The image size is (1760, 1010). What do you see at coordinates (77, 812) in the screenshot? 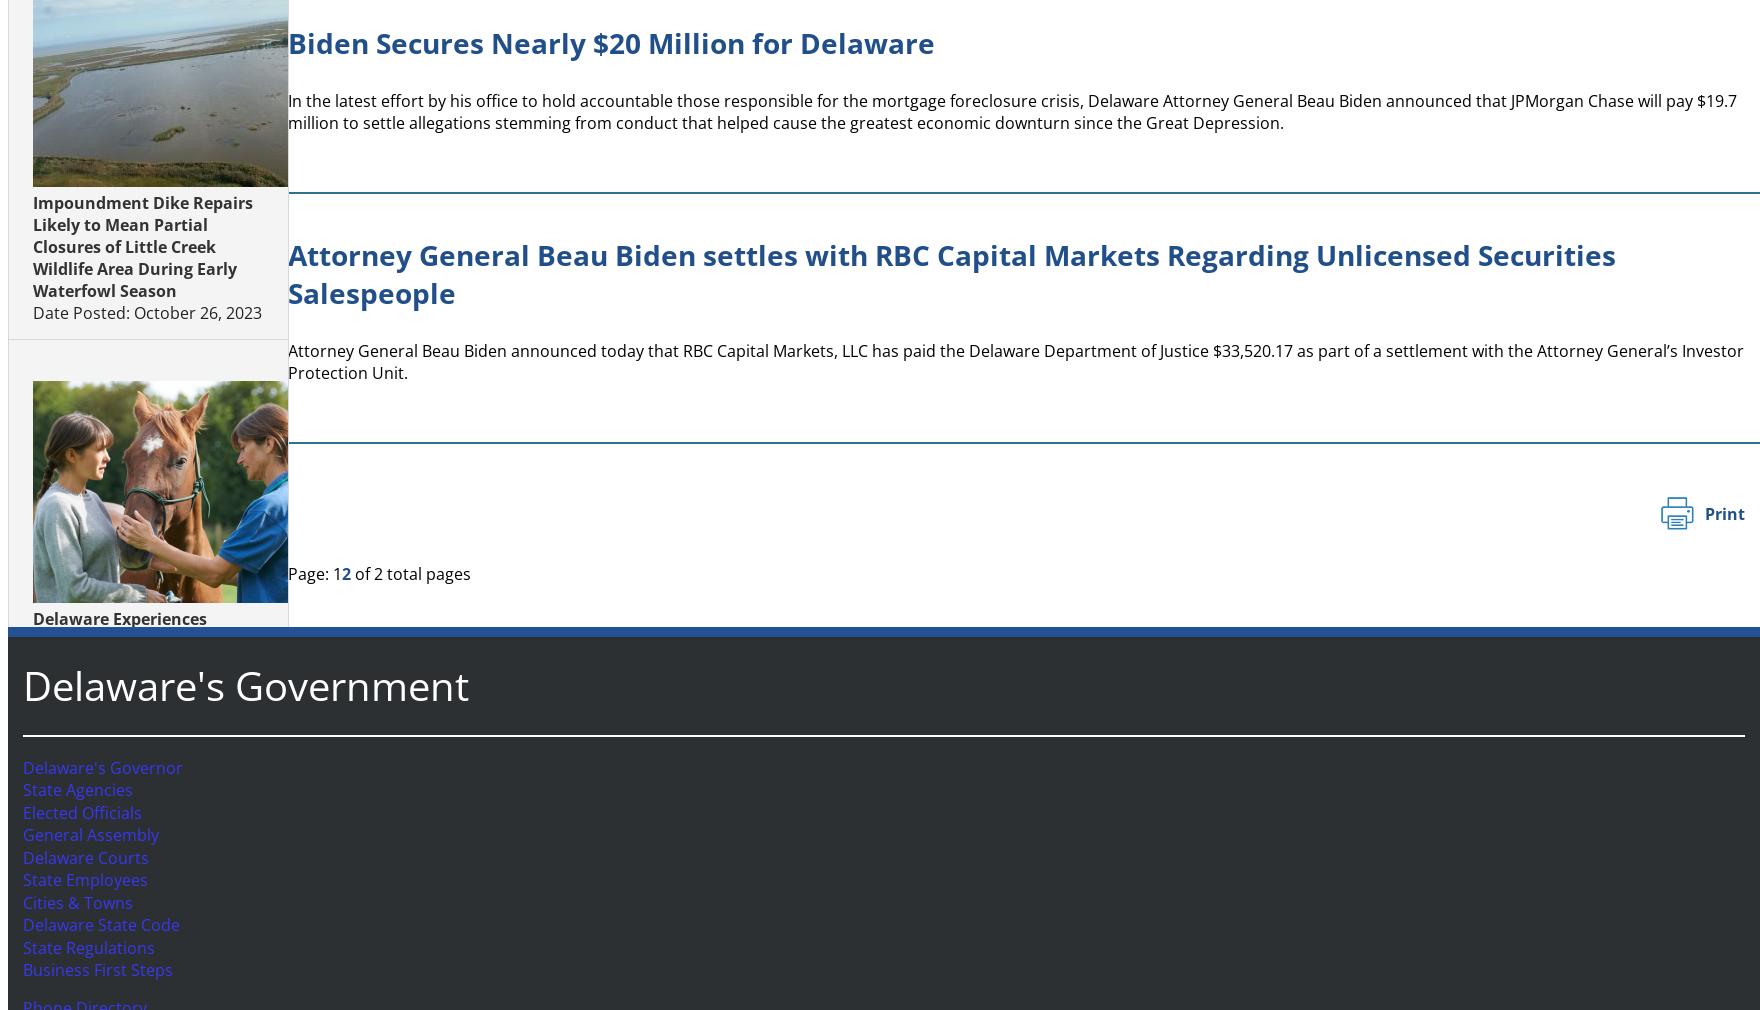
I see `'Elected Officials'` at bounding box center [77, 812].